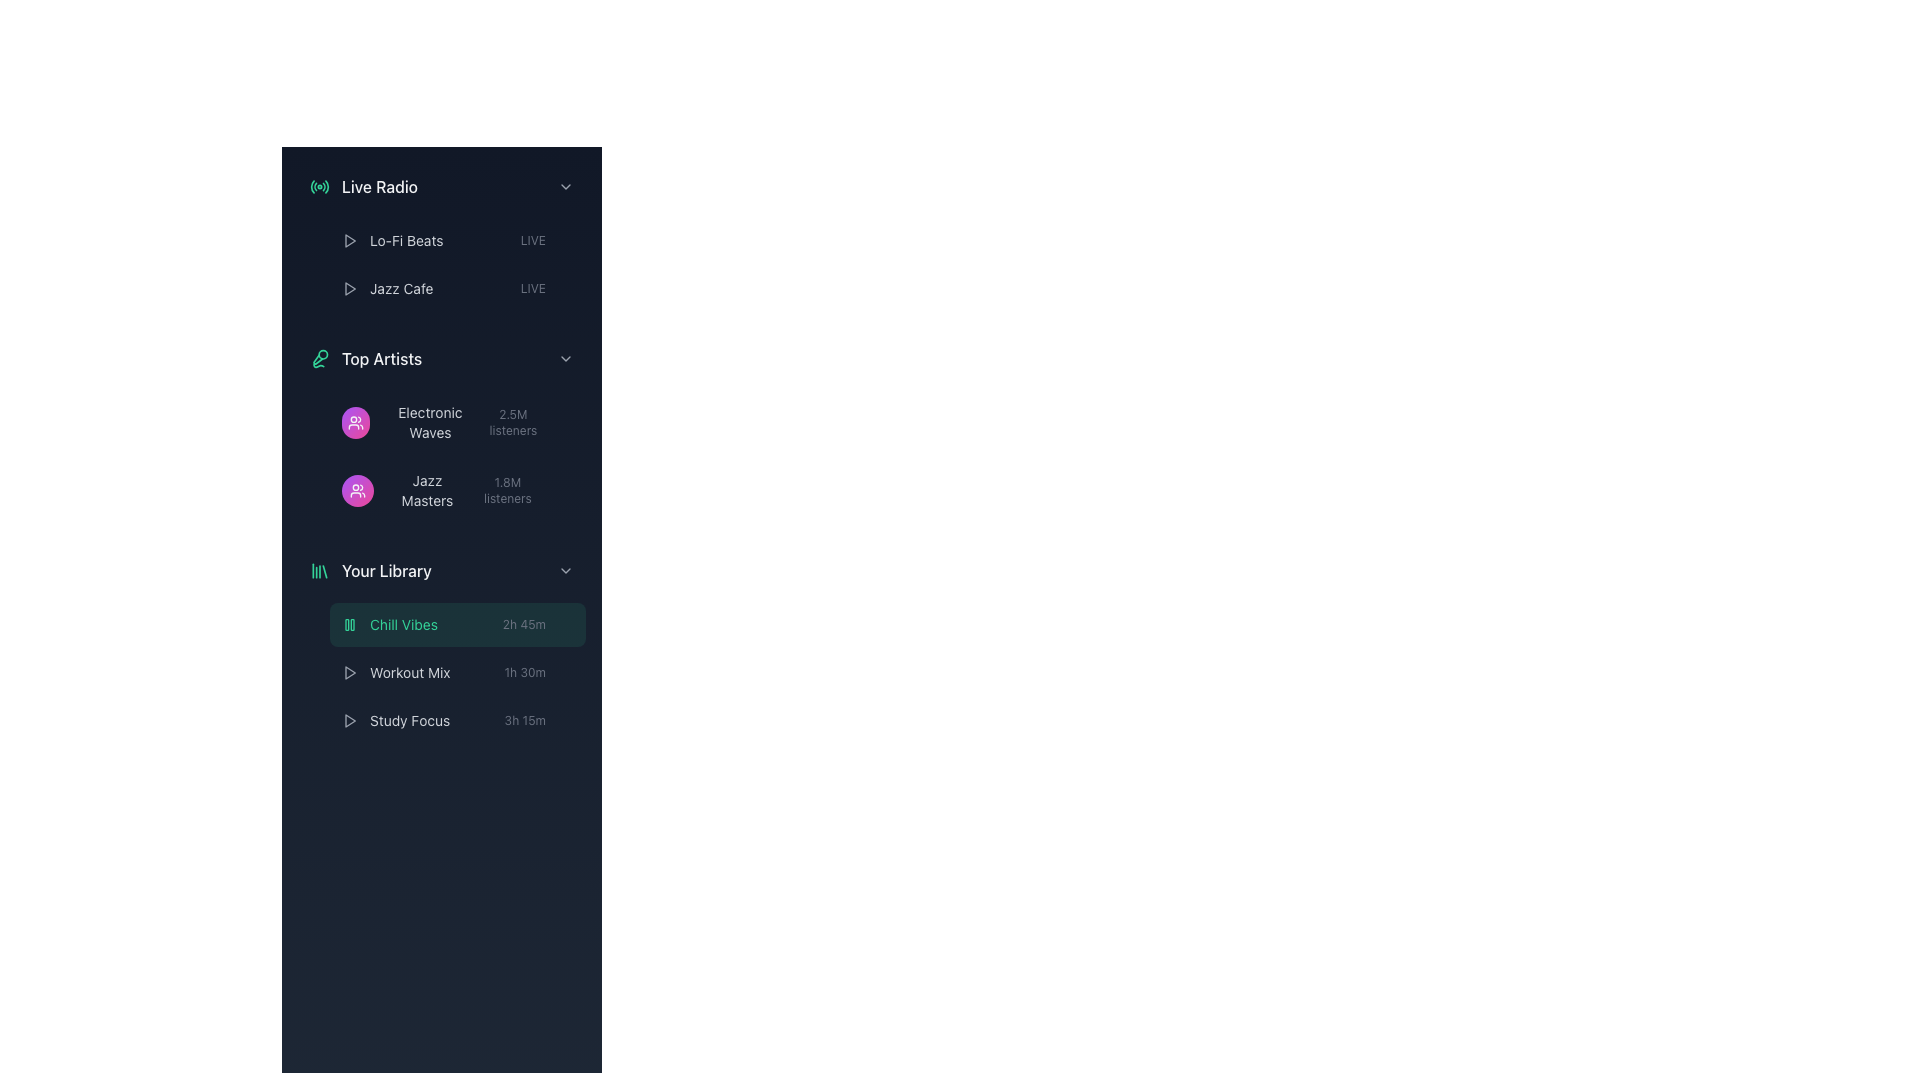 This screenshot has height=1080, width=1920. Describe the element at coordinates (456, 239) in the screenshot. I see `the live radio station link 'Lo-Fi Beats'` at that location.